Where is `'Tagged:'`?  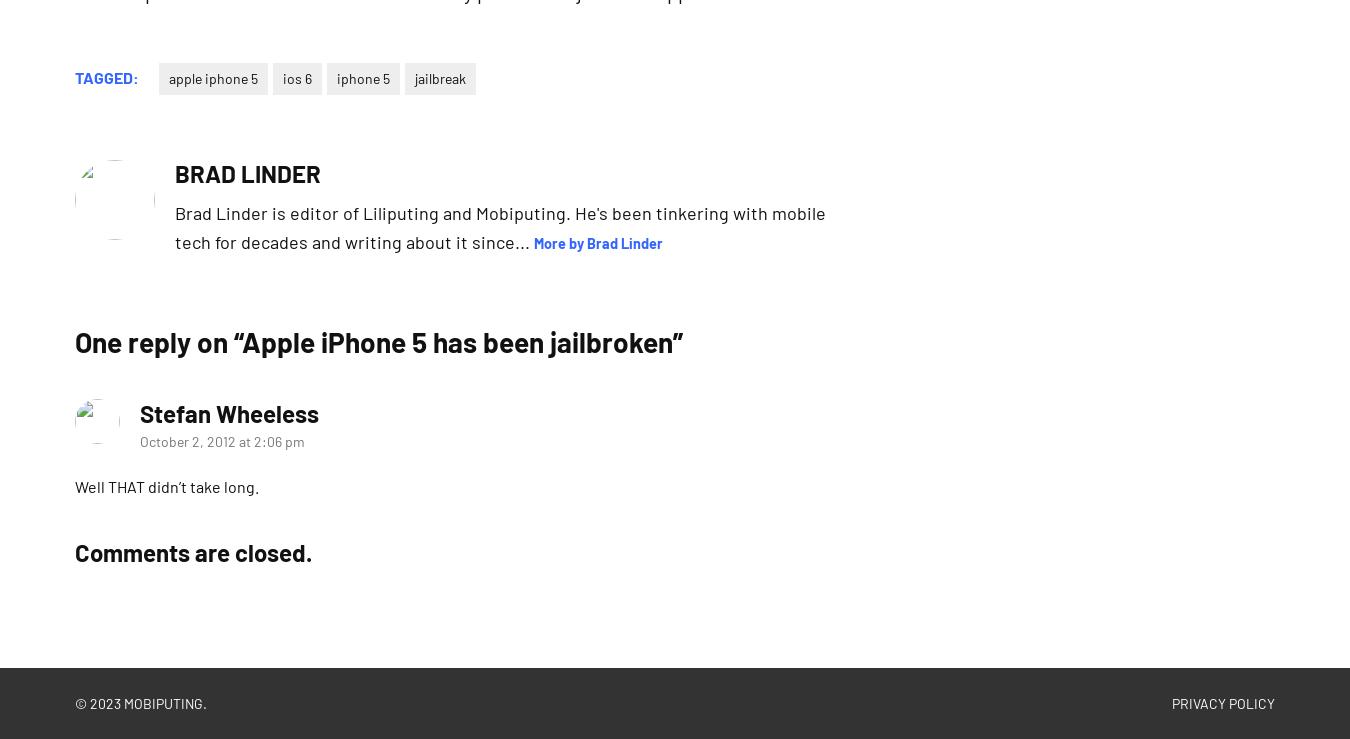 'Tagged:' is located at coordinates (106, 75).